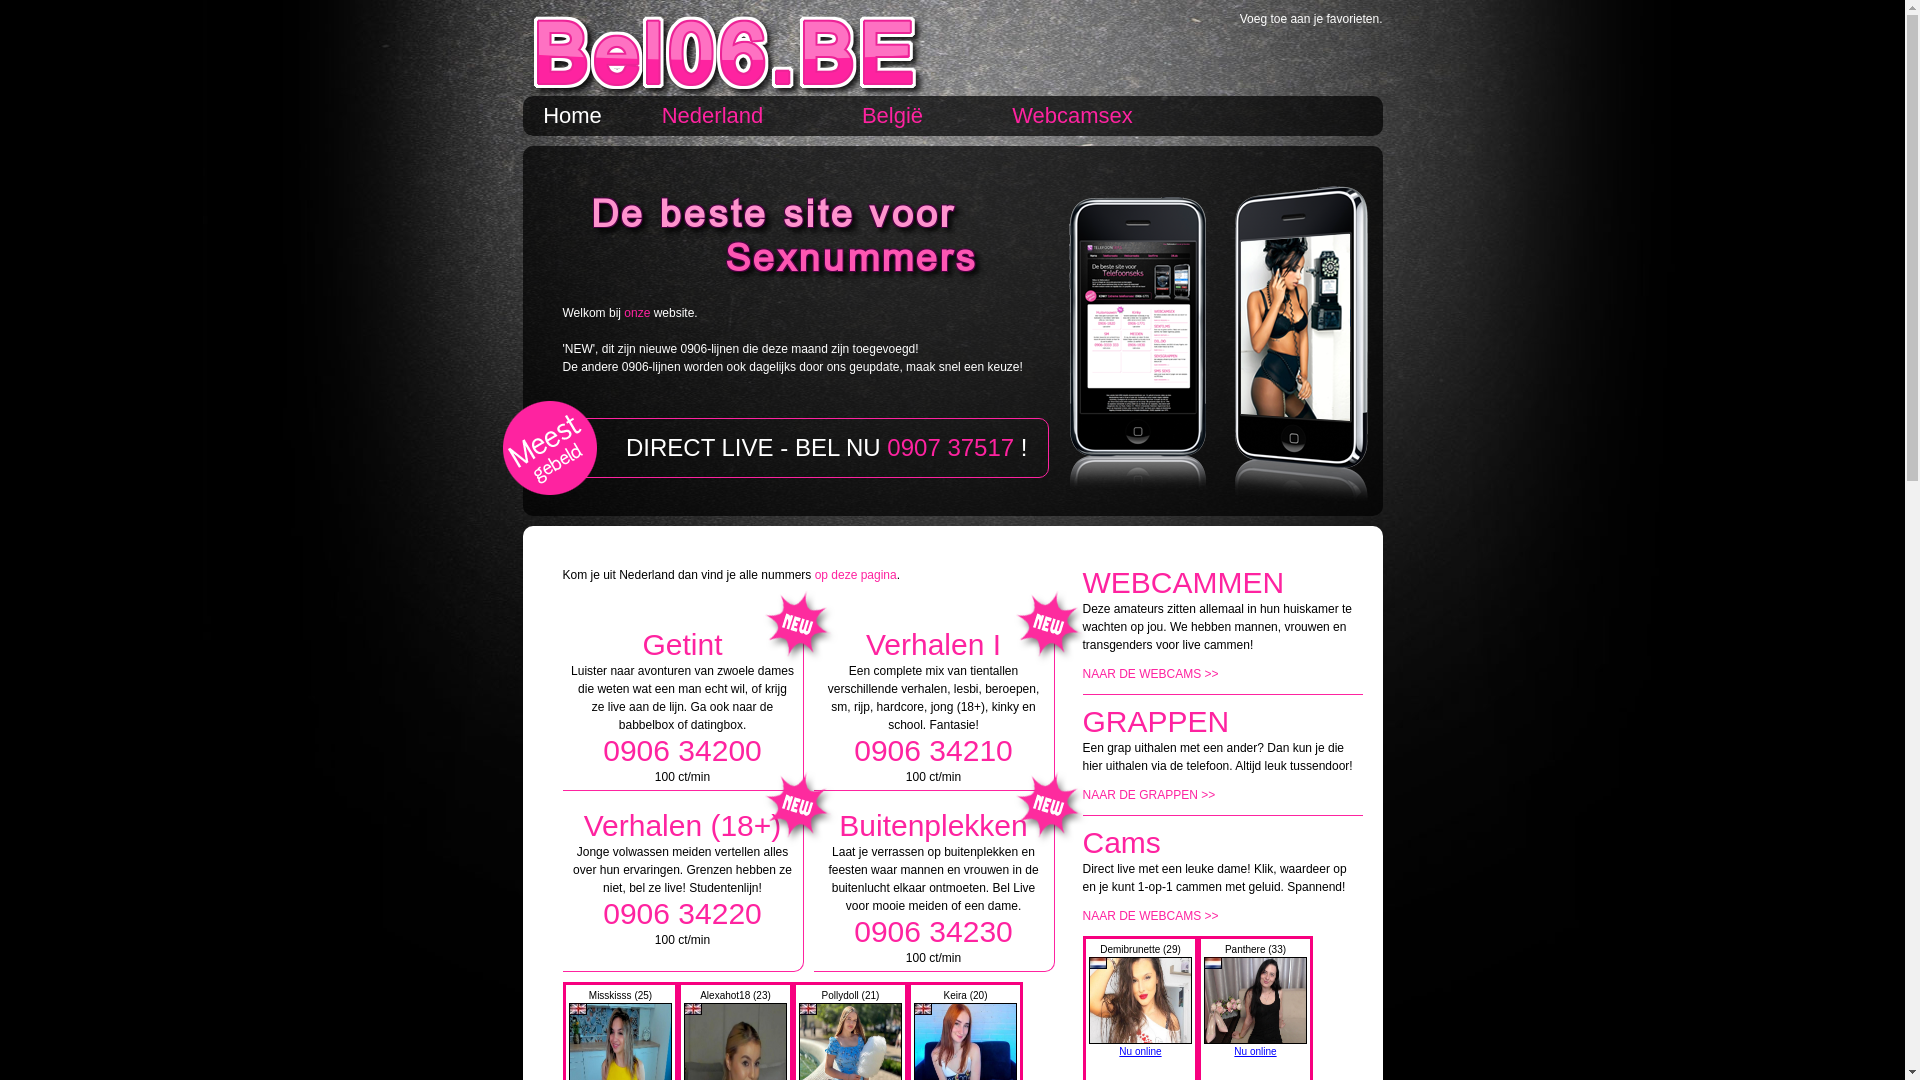 The image size is (1920, 1080). Describe the element at coordinates (636, 312) in the screenshot. I see `'onze'` at that location.